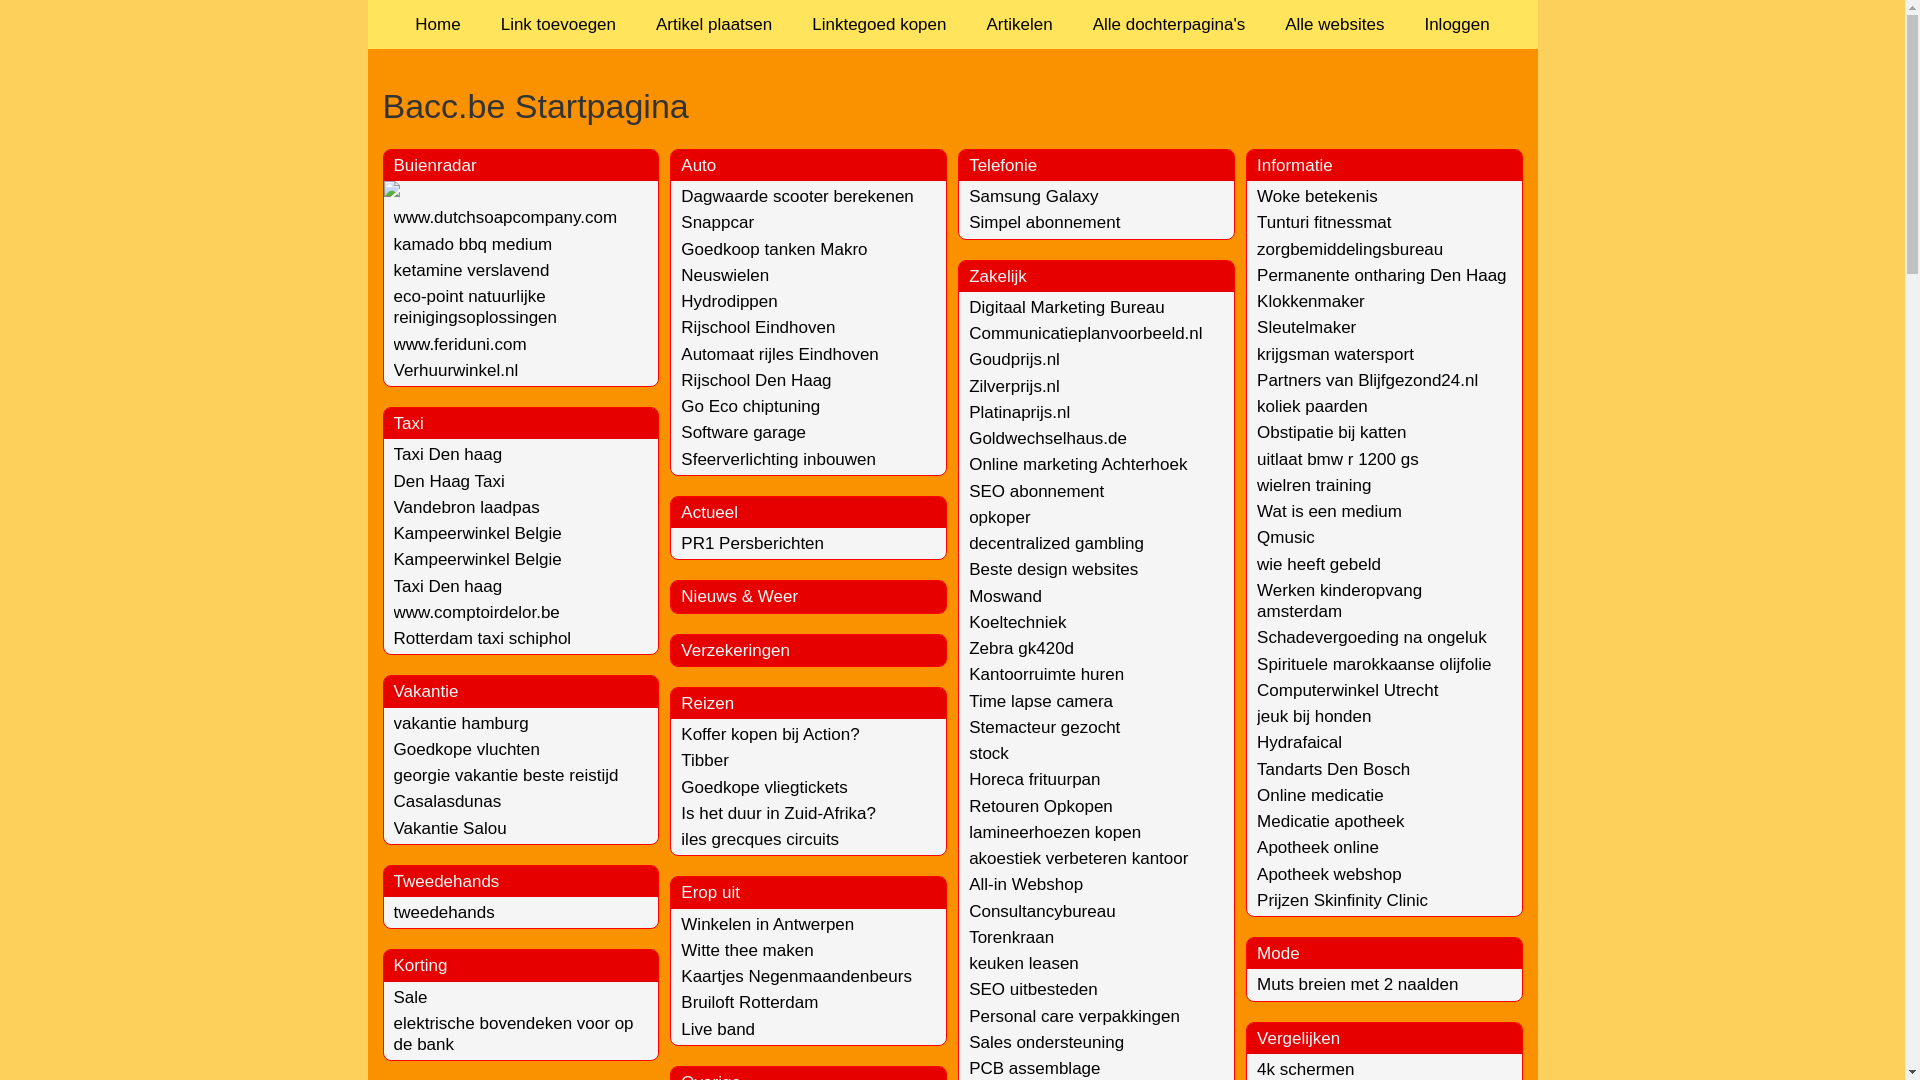  I want to click on 'Tweedehands', so click(445, 880).